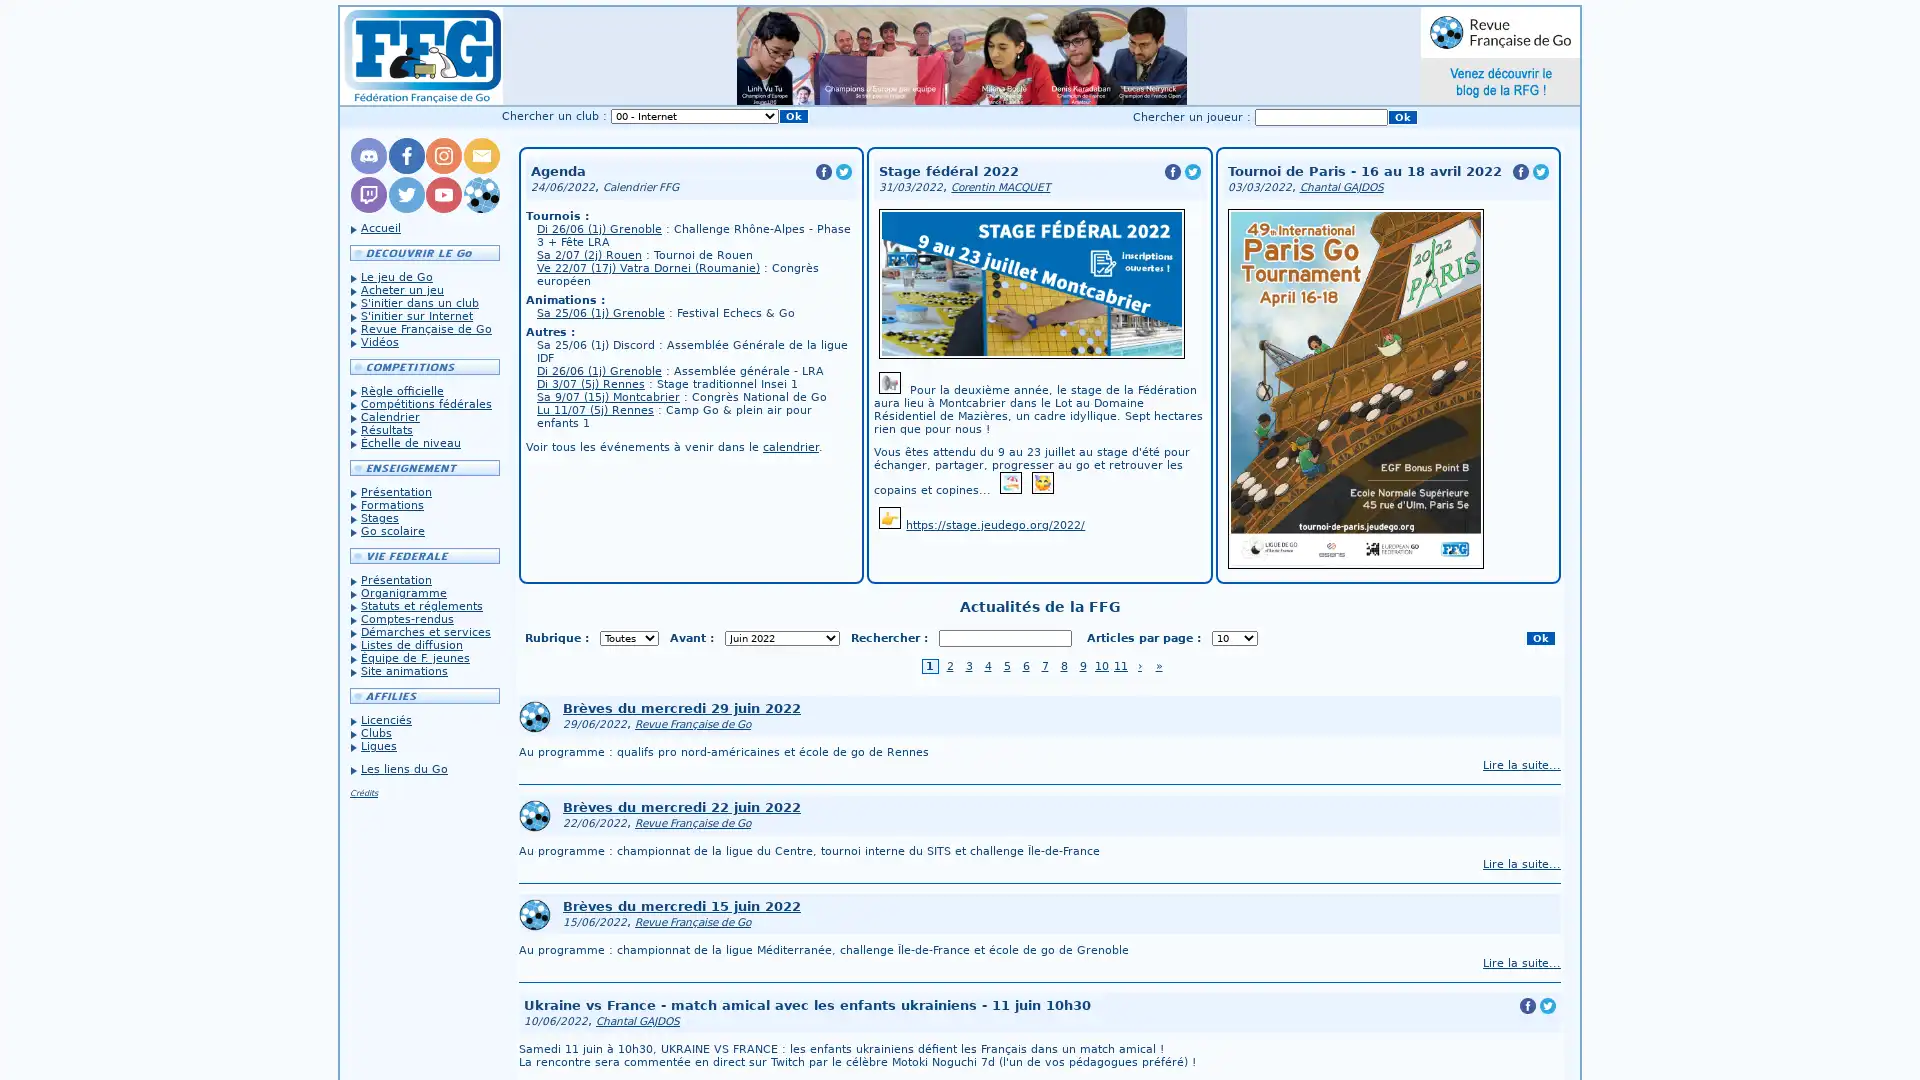 This screenshot has width=1920, height=1080. I want to click on Ok, so click(1539, 638).